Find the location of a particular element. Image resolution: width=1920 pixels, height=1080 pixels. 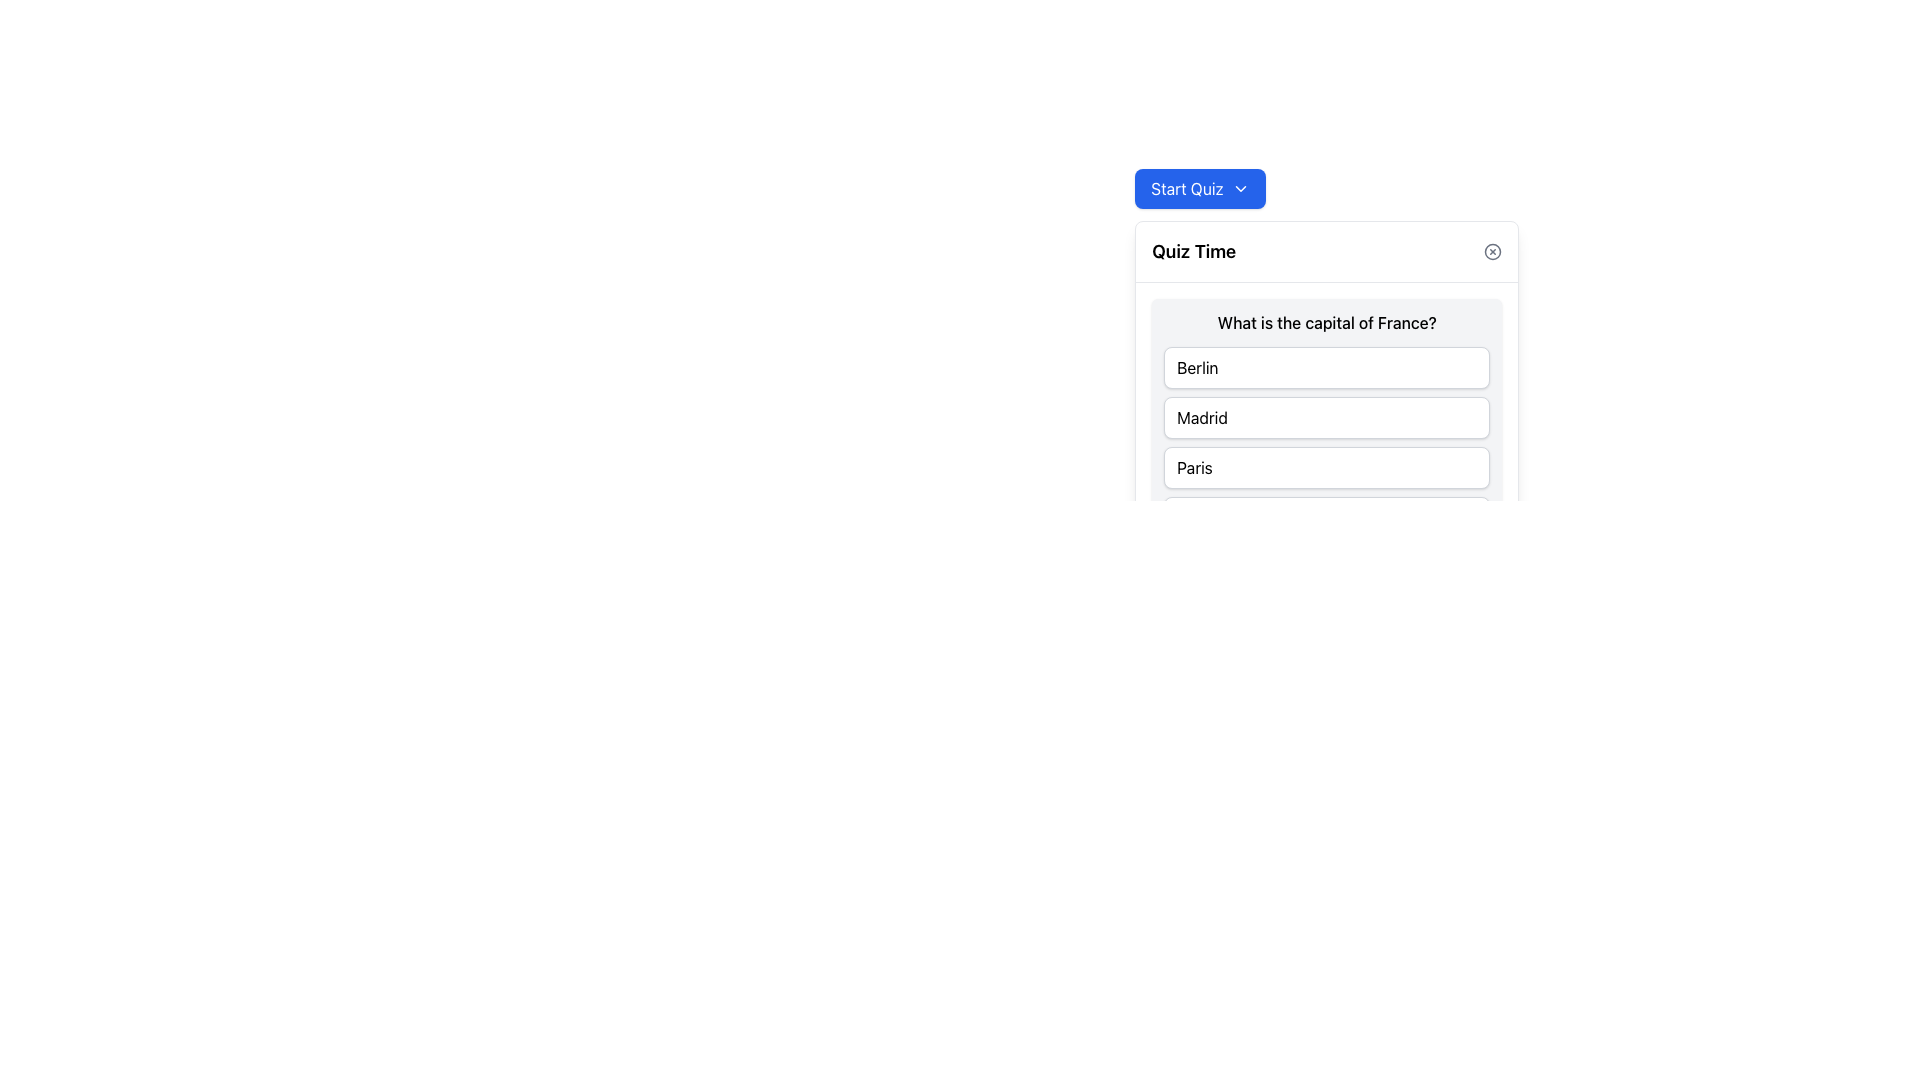

the selectable answer option labeled 'Madrid', which is the second option in a vertical list of answers is located at coordinates (1327, 416).